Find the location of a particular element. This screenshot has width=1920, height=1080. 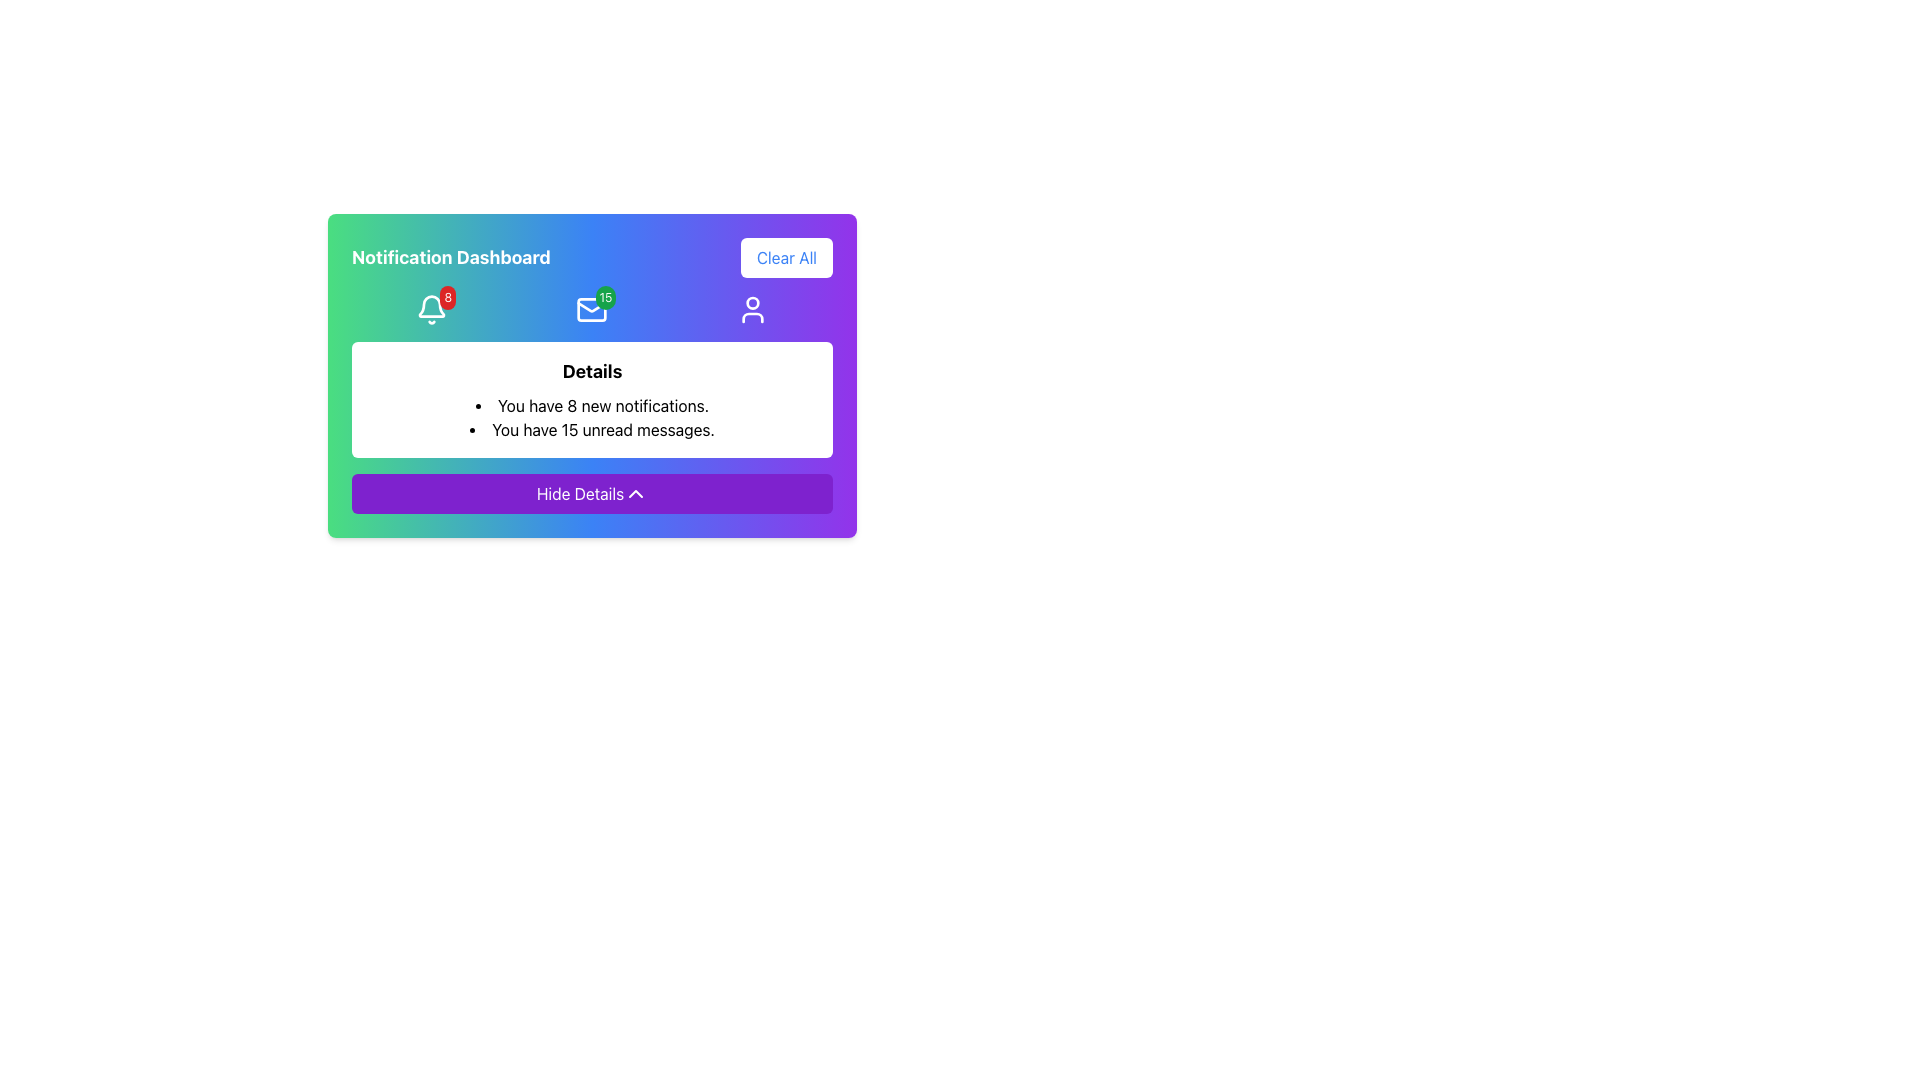

the Circle representation in the SVG graphic that represents the user profile icon, located in the top-right quadrant of the dashboard interface is located at coordinates (751, 303).